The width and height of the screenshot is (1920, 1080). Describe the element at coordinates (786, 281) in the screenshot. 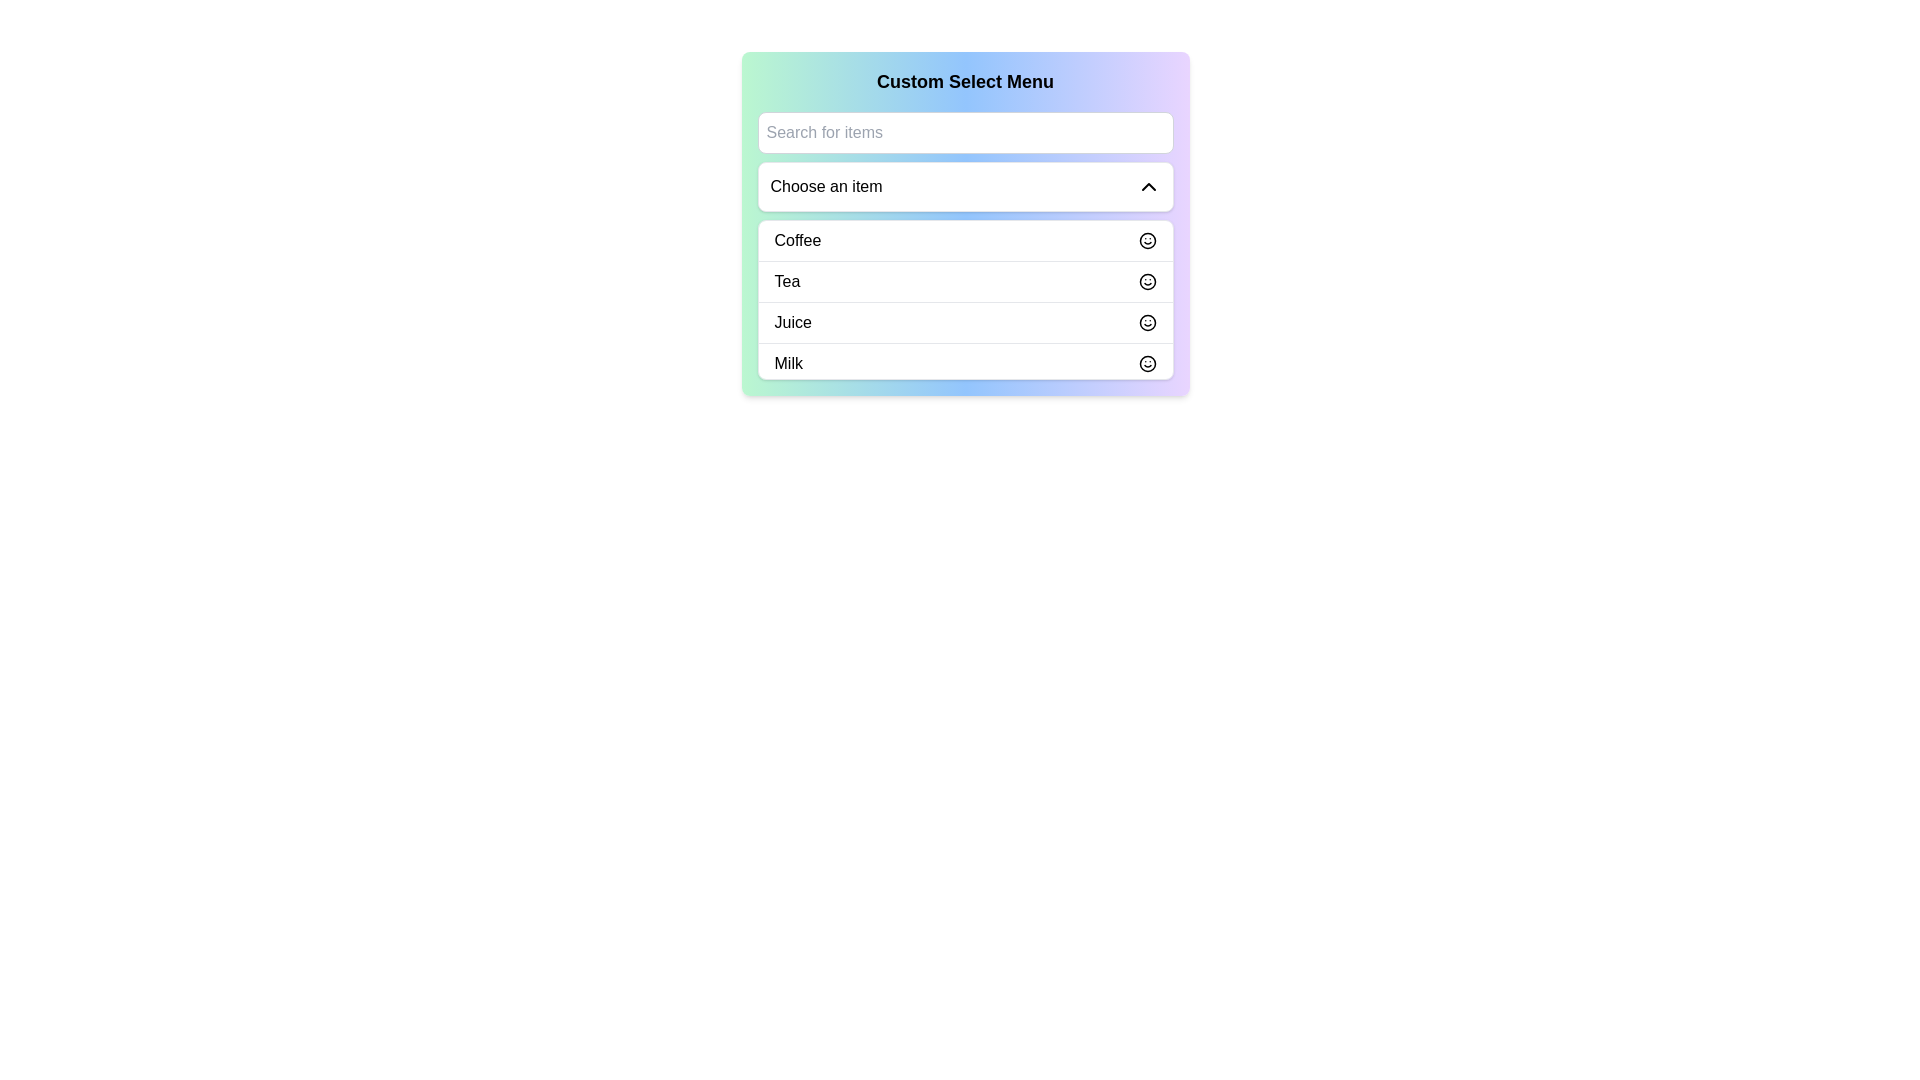

I see `the text label representing the second selectable option in the dropdown menu under 'Choose an item'` at that location.